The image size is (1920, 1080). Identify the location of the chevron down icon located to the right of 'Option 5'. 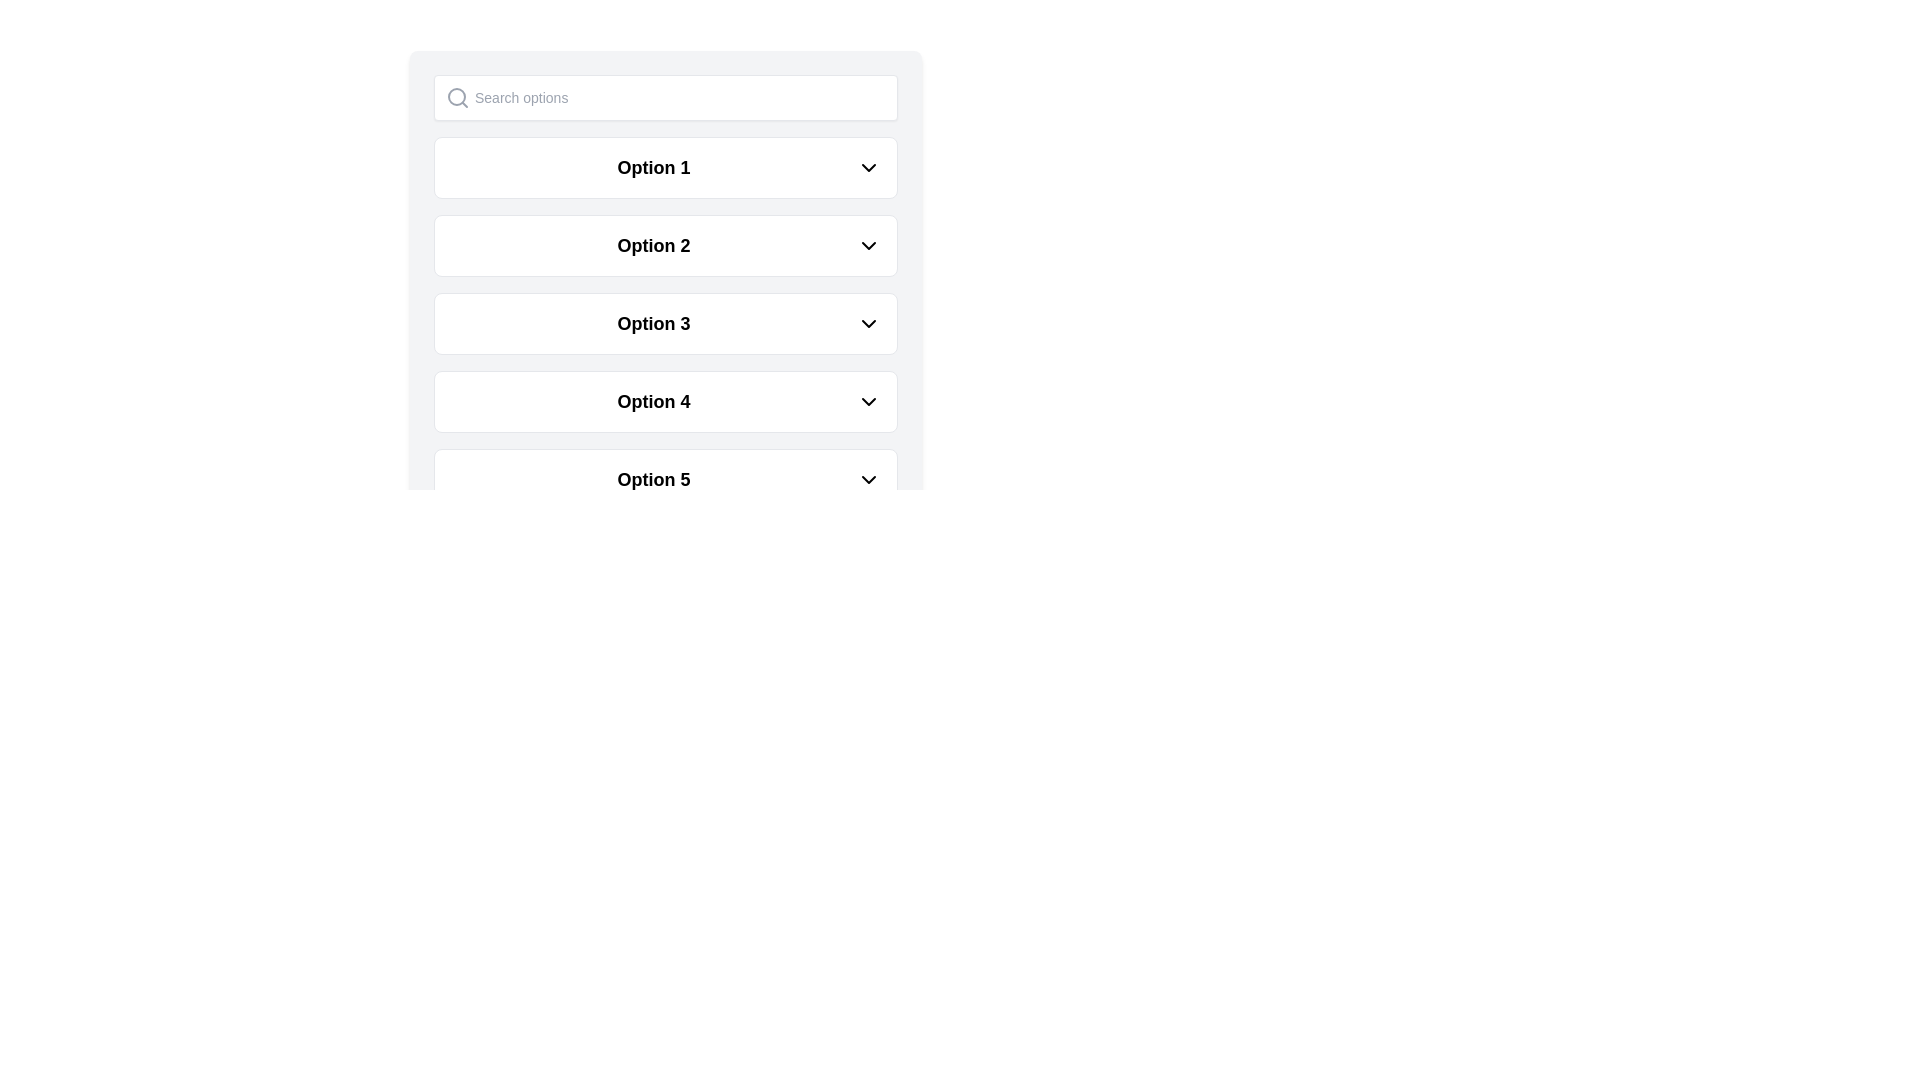
(868, 479).